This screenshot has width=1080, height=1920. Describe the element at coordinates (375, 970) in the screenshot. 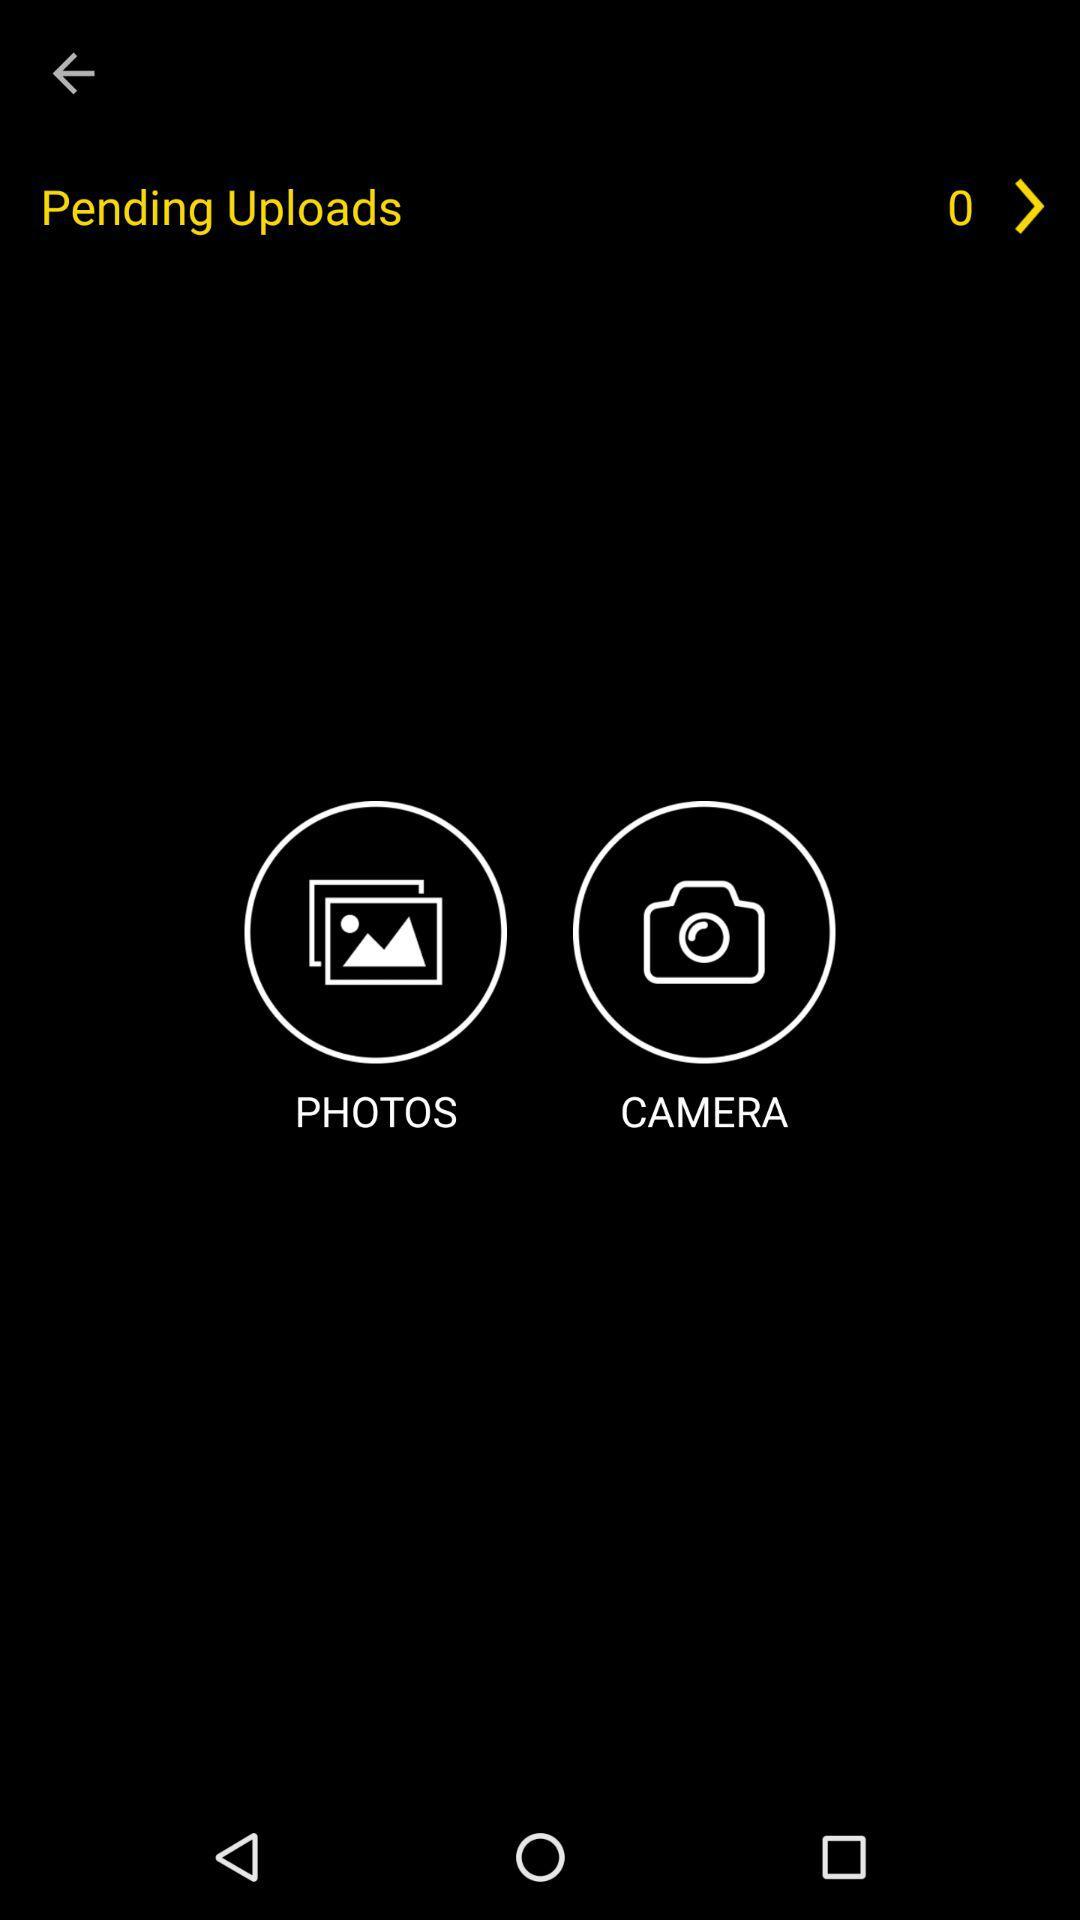

I see `the item below pending uploads item` at that location.